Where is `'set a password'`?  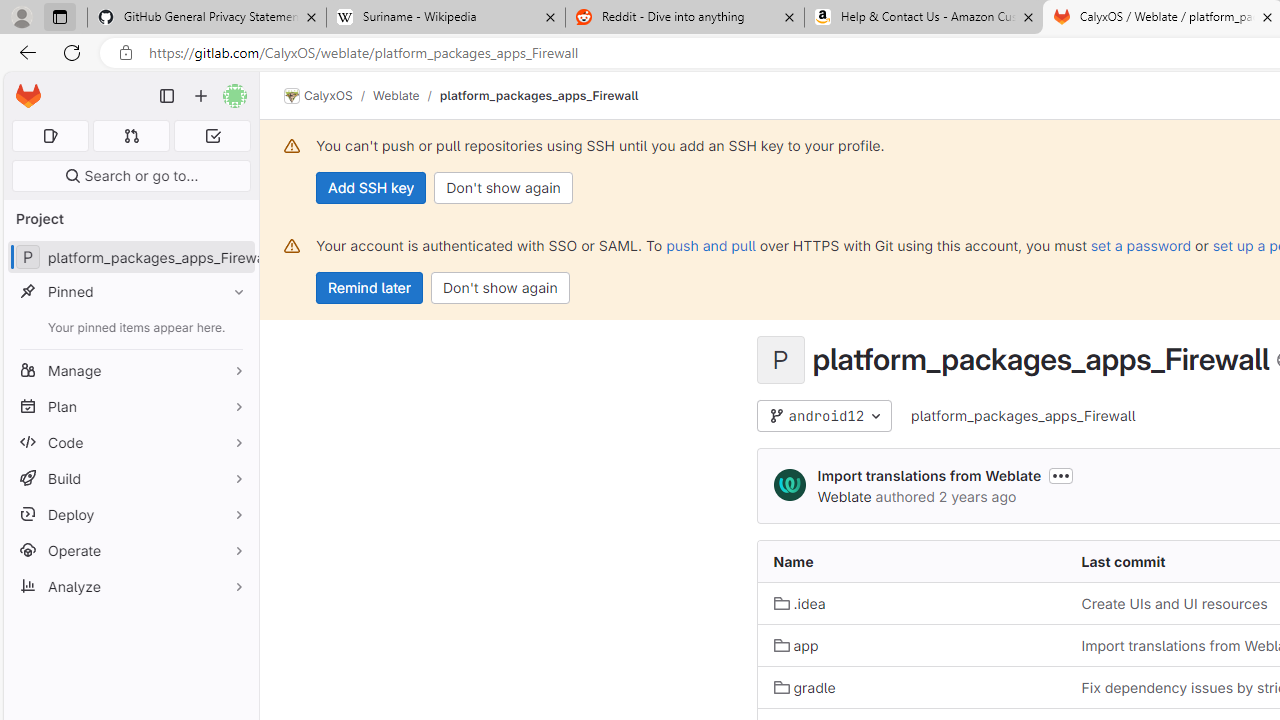 'set a password' is located at coordinates (1141, 244).